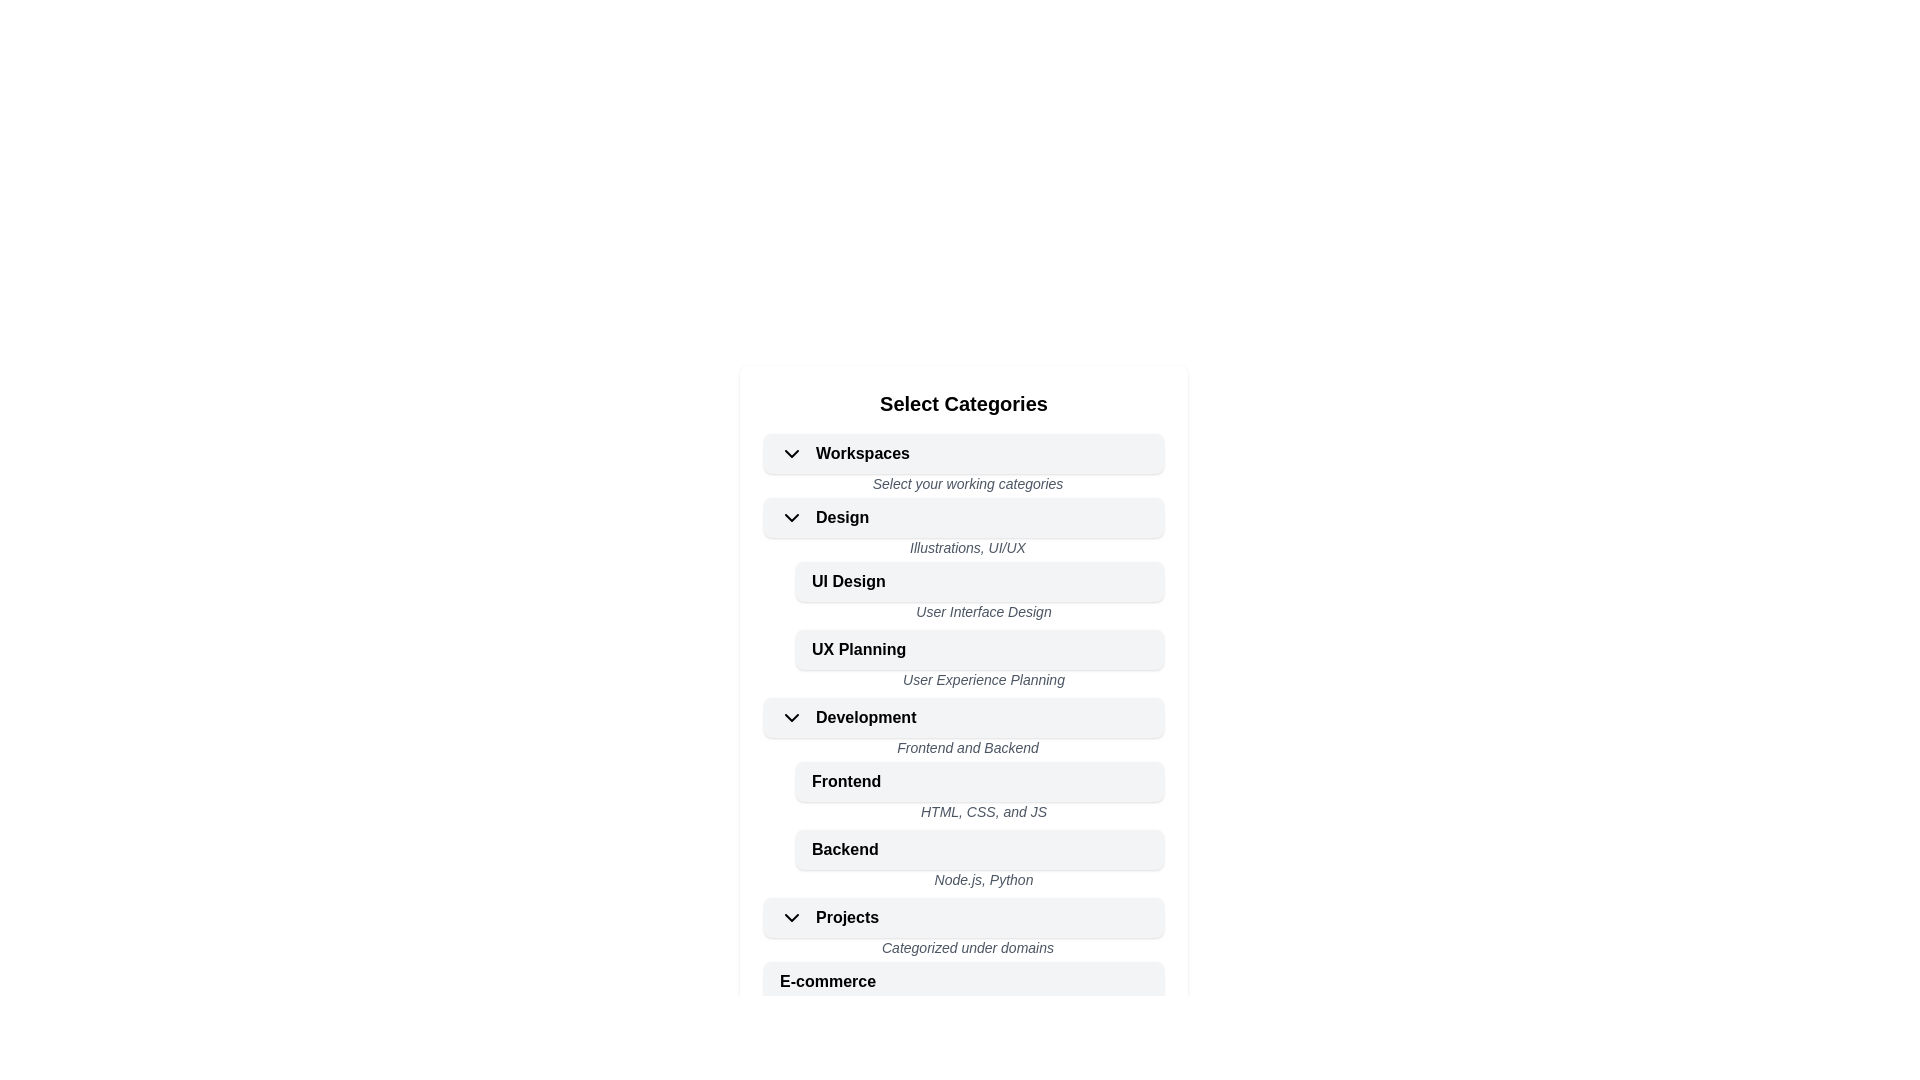 The height and width of the screenshot is (1080, 1920). What do you see at coordinates (796, 454) in the screenshot?
I see `the icon that toggles the 'Workspaces' section` at bounding box center [796, 454].